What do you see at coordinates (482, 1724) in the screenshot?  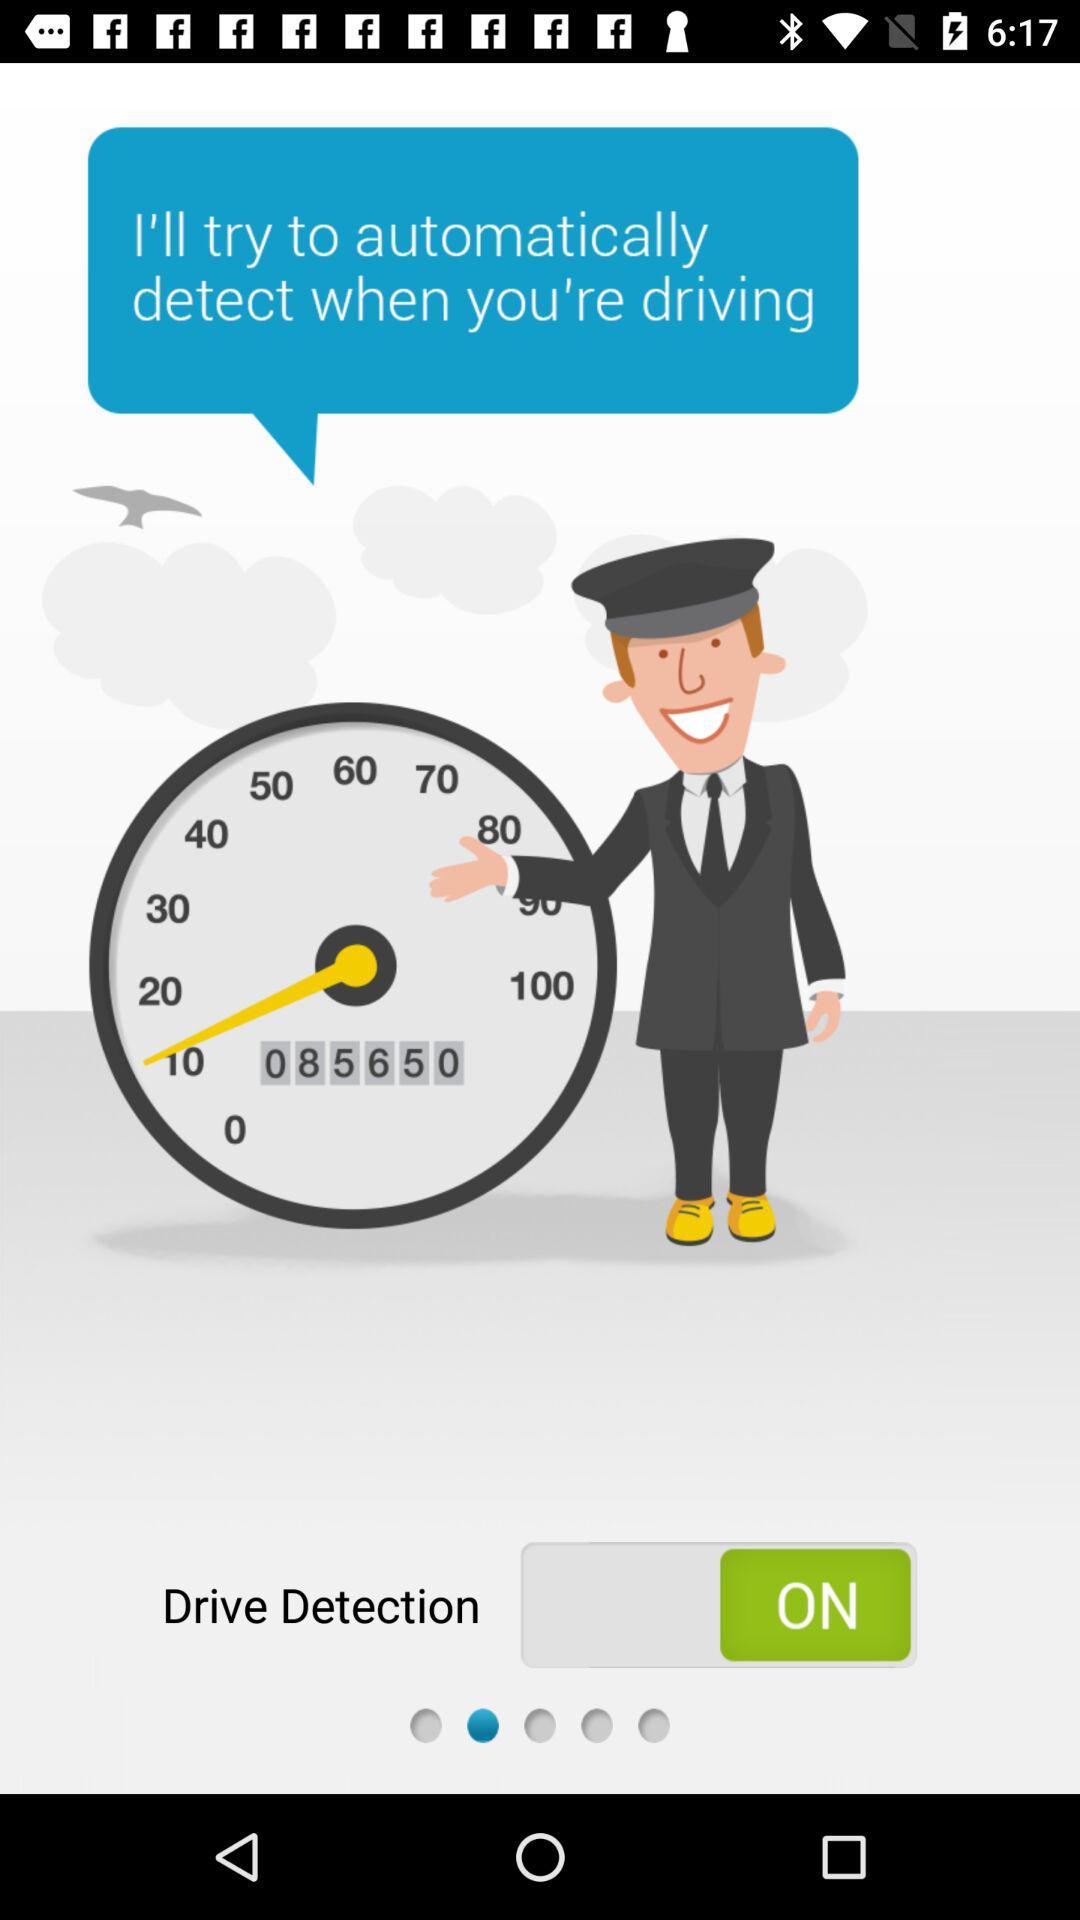 I see `the next slide` at bounding box center [482, 1724].